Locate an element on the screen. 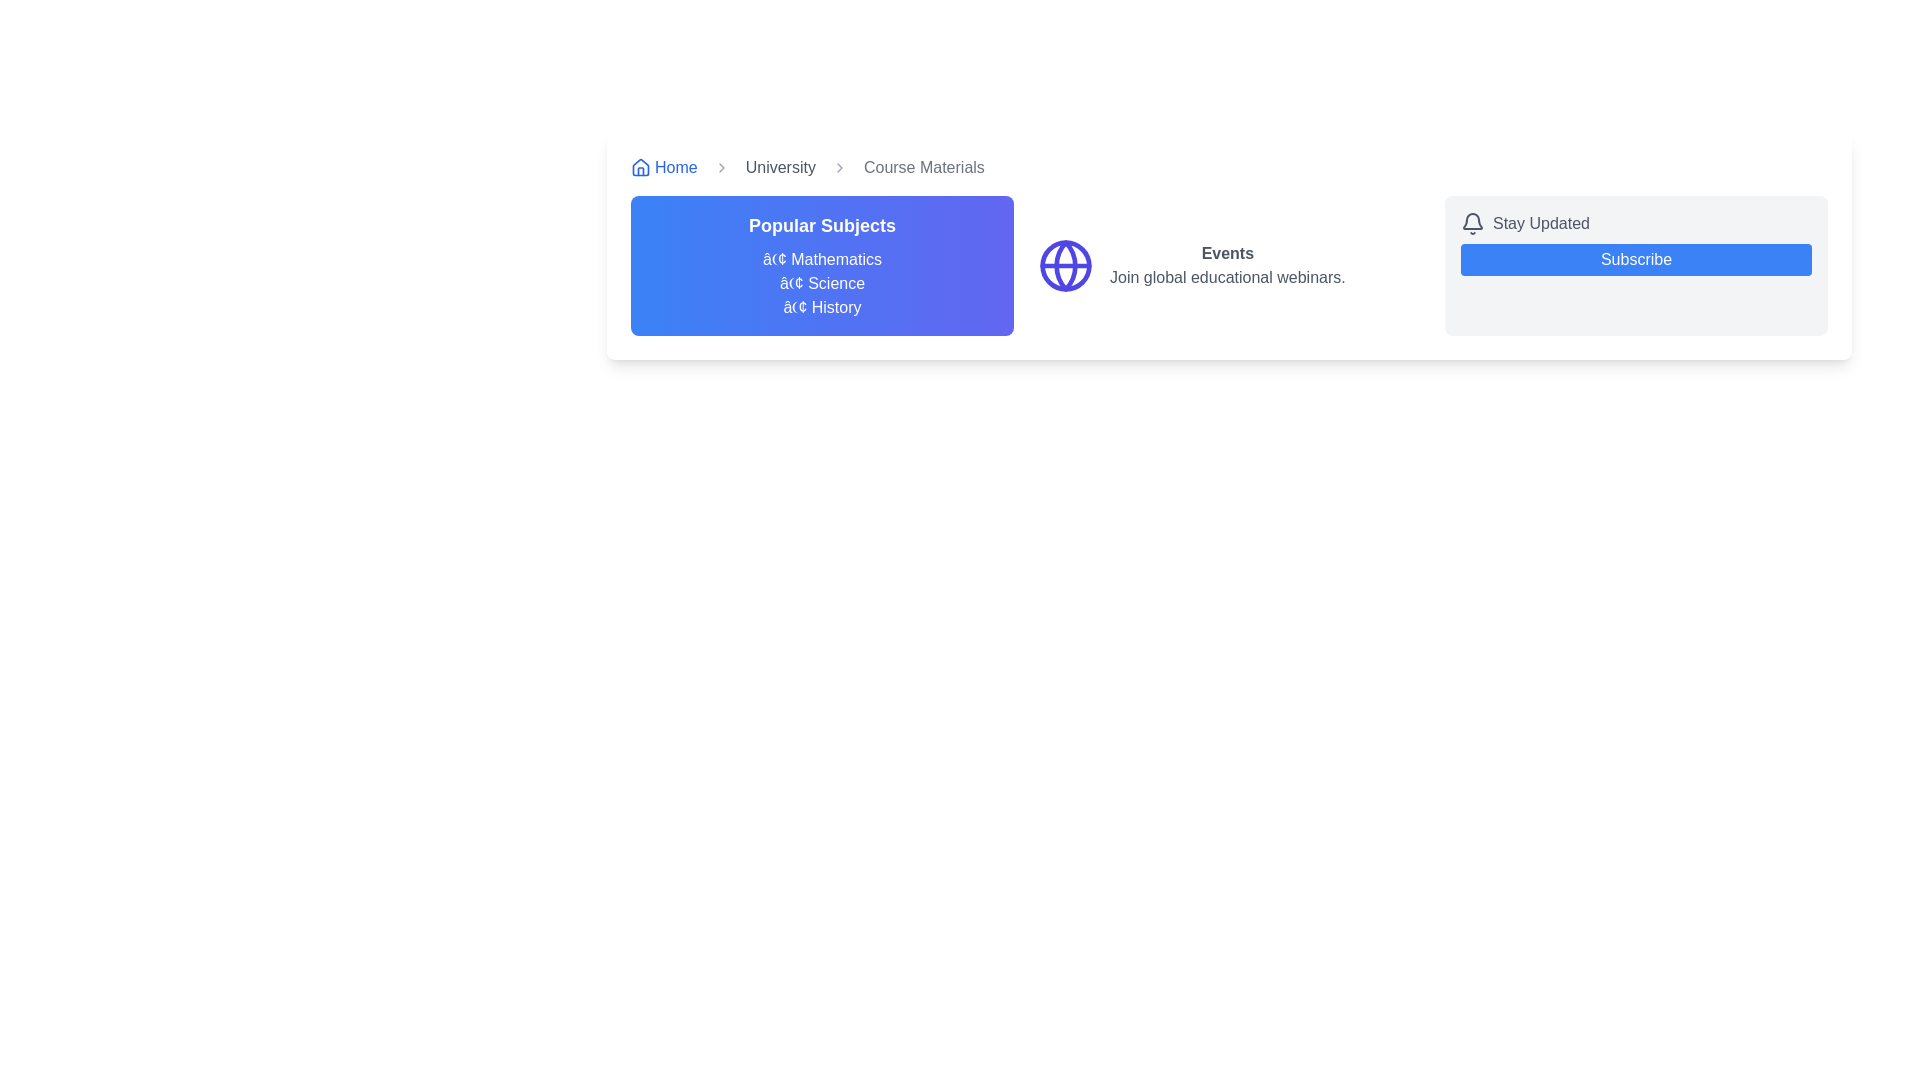 This screenshot has width=1920, height=1080. the house-shaped icon in the navigation bar is located at coordinates (641, 167).